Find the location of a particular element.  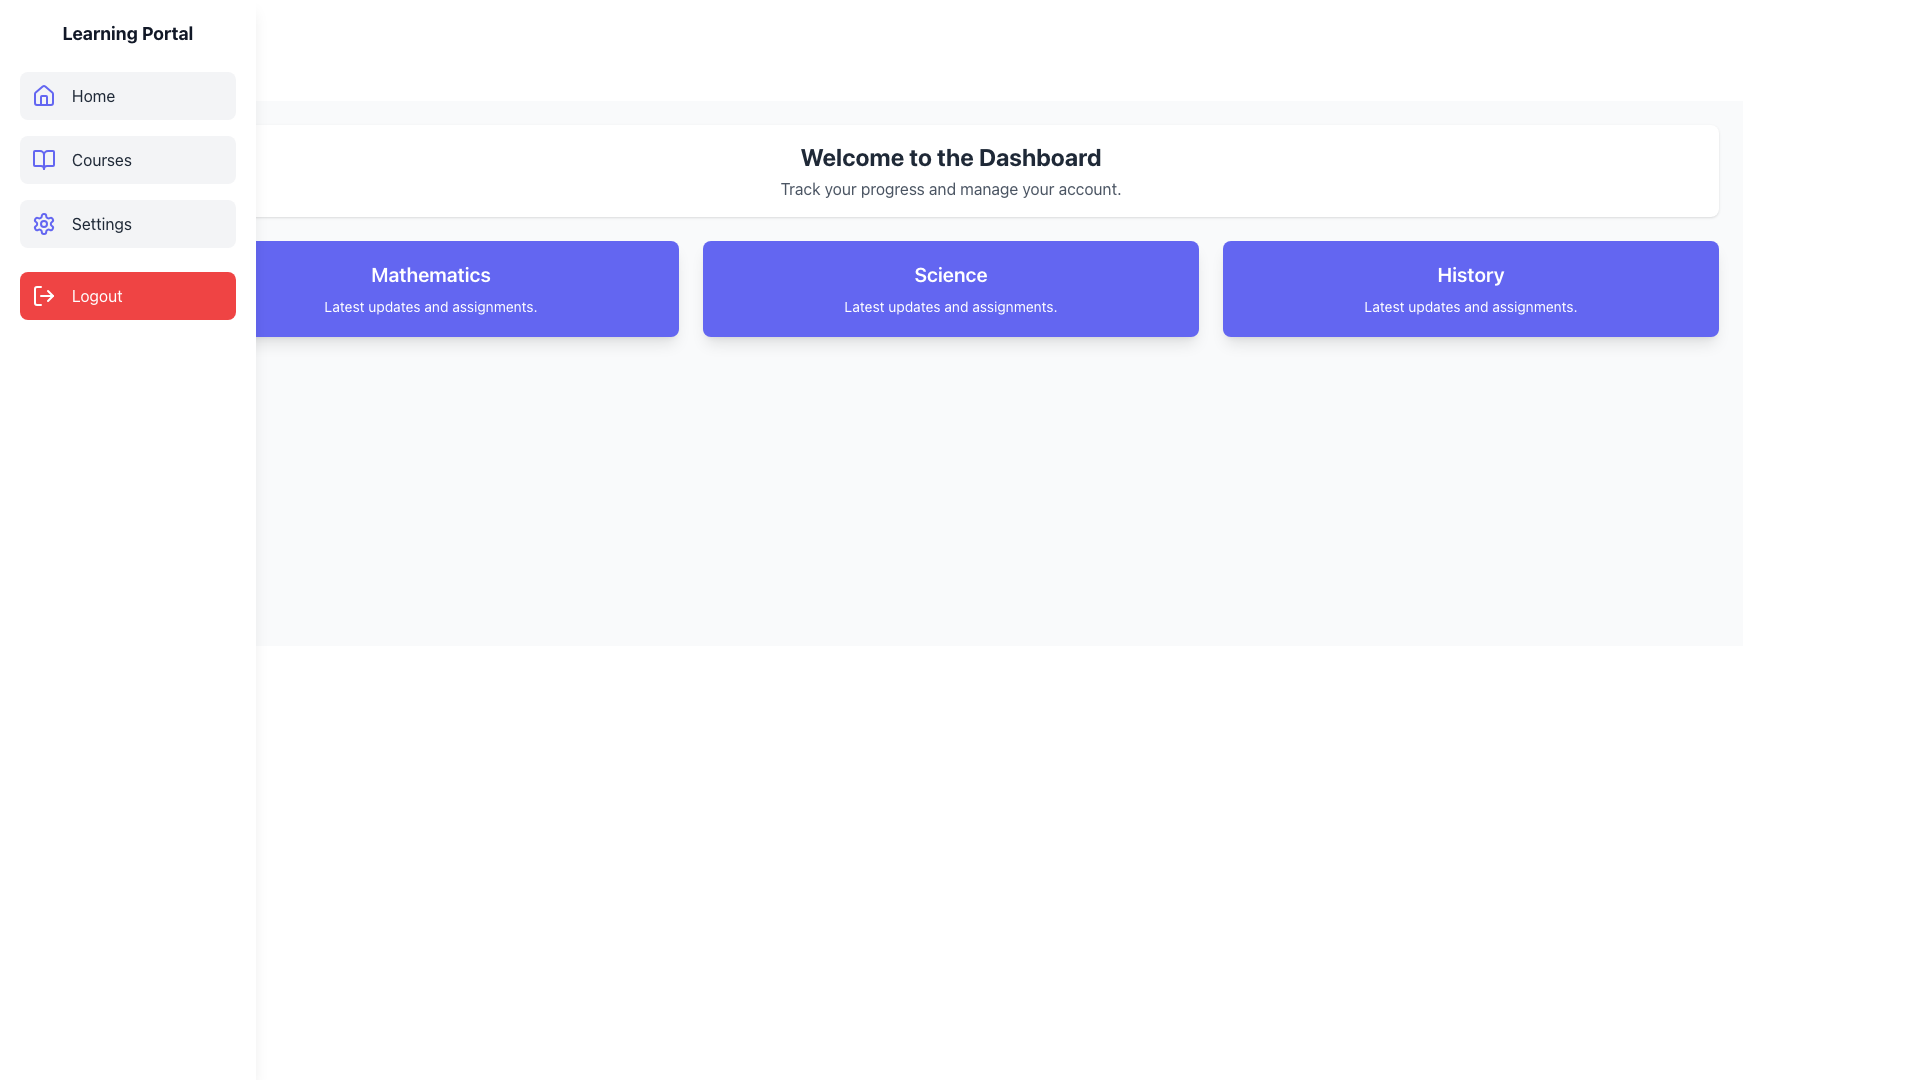

the 'Courses' text label located on the left sidebar, positioned between the 'Home' and 'Settings' menu items is located at coordinates (100, 158).